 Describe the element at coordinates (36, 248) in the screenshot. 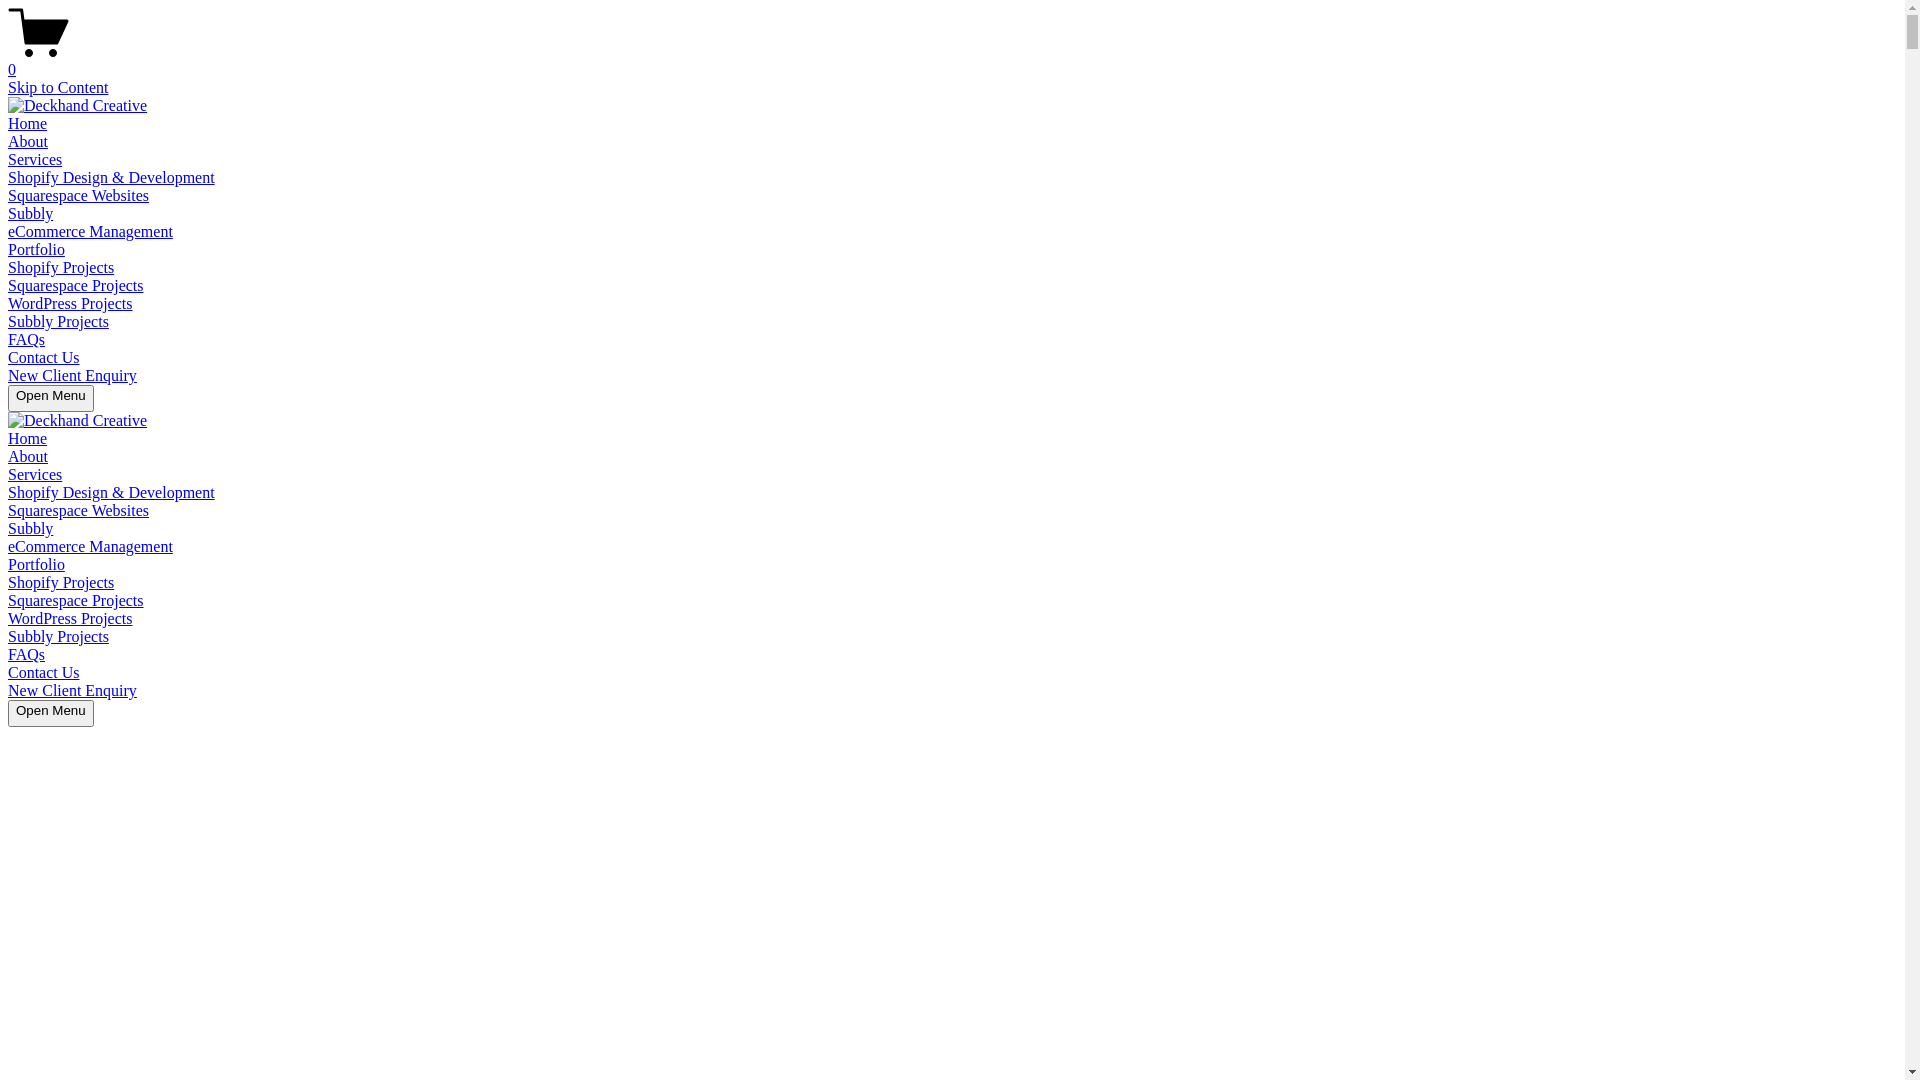

I see `'Portfolio'` at that location.